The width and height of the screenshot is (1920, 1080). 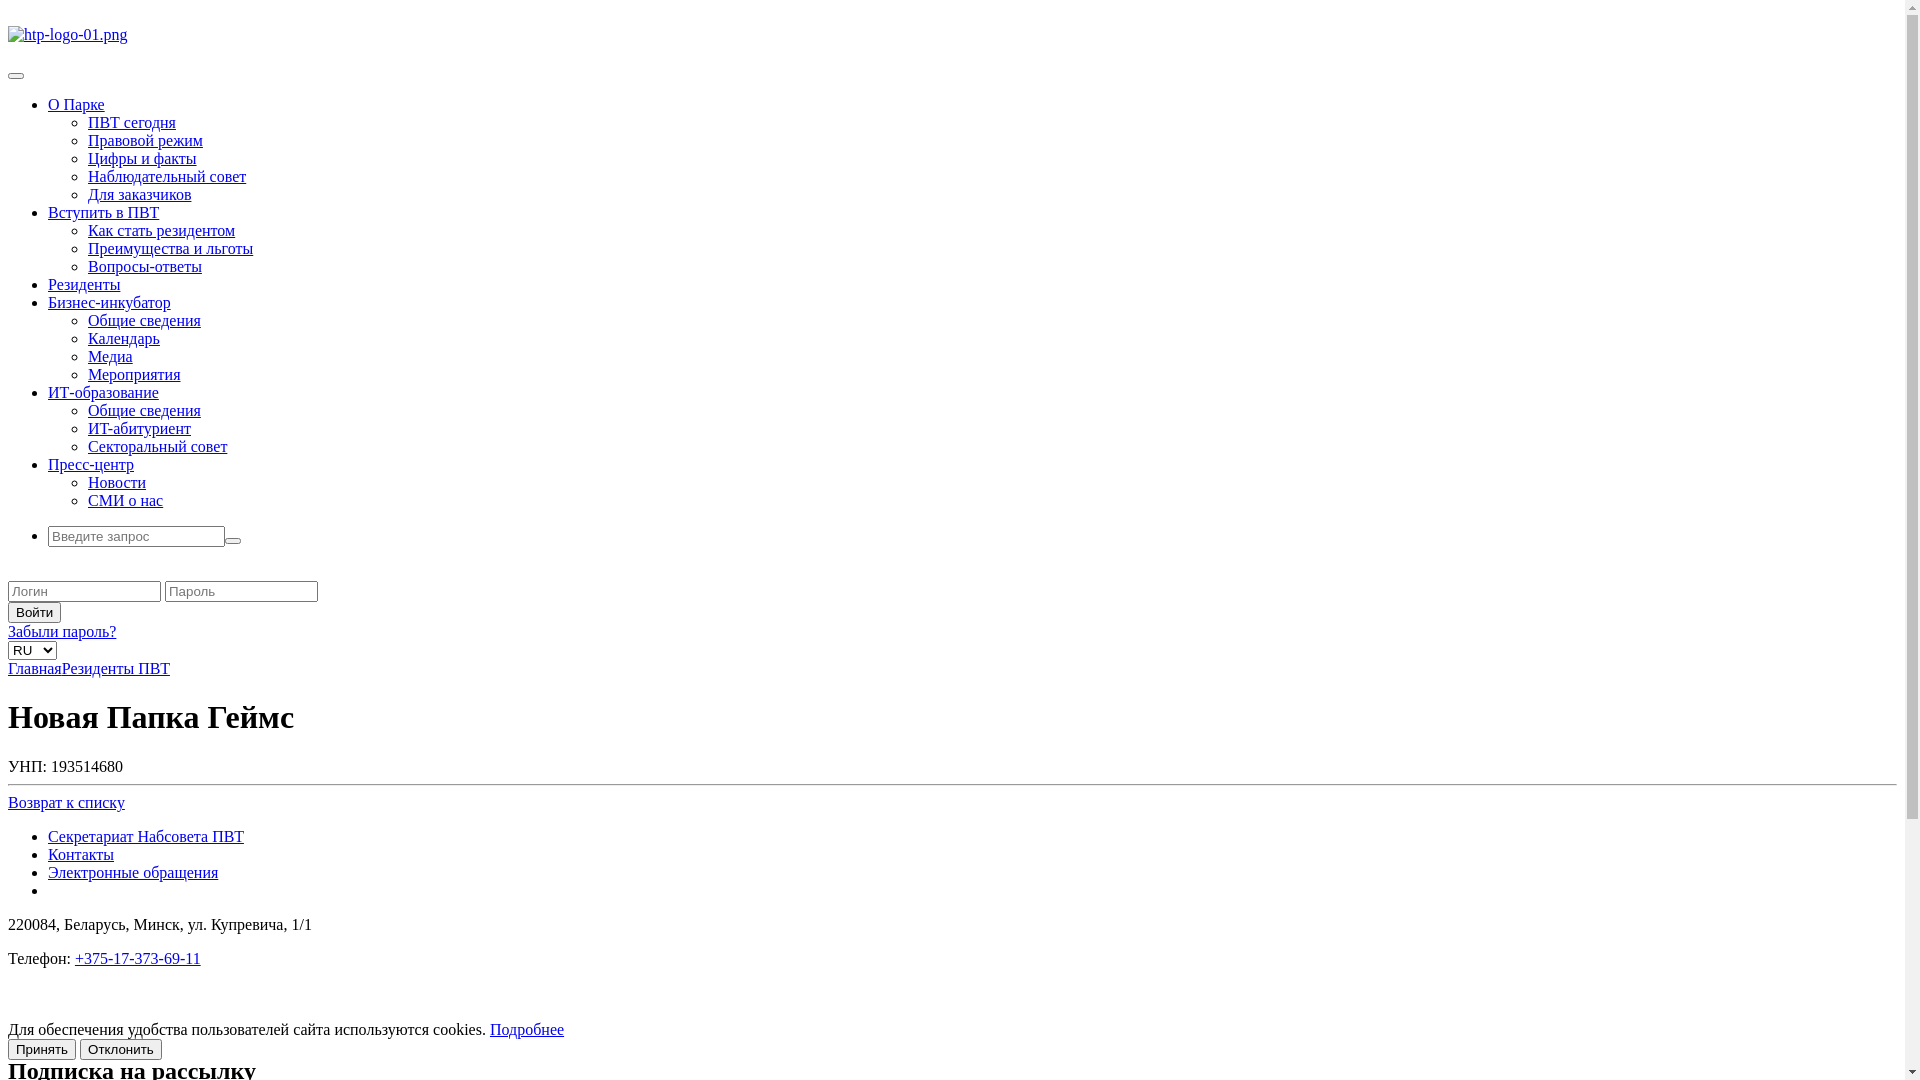 I want to click on '+375-17-373-69-11', so click(x=137, y=957).